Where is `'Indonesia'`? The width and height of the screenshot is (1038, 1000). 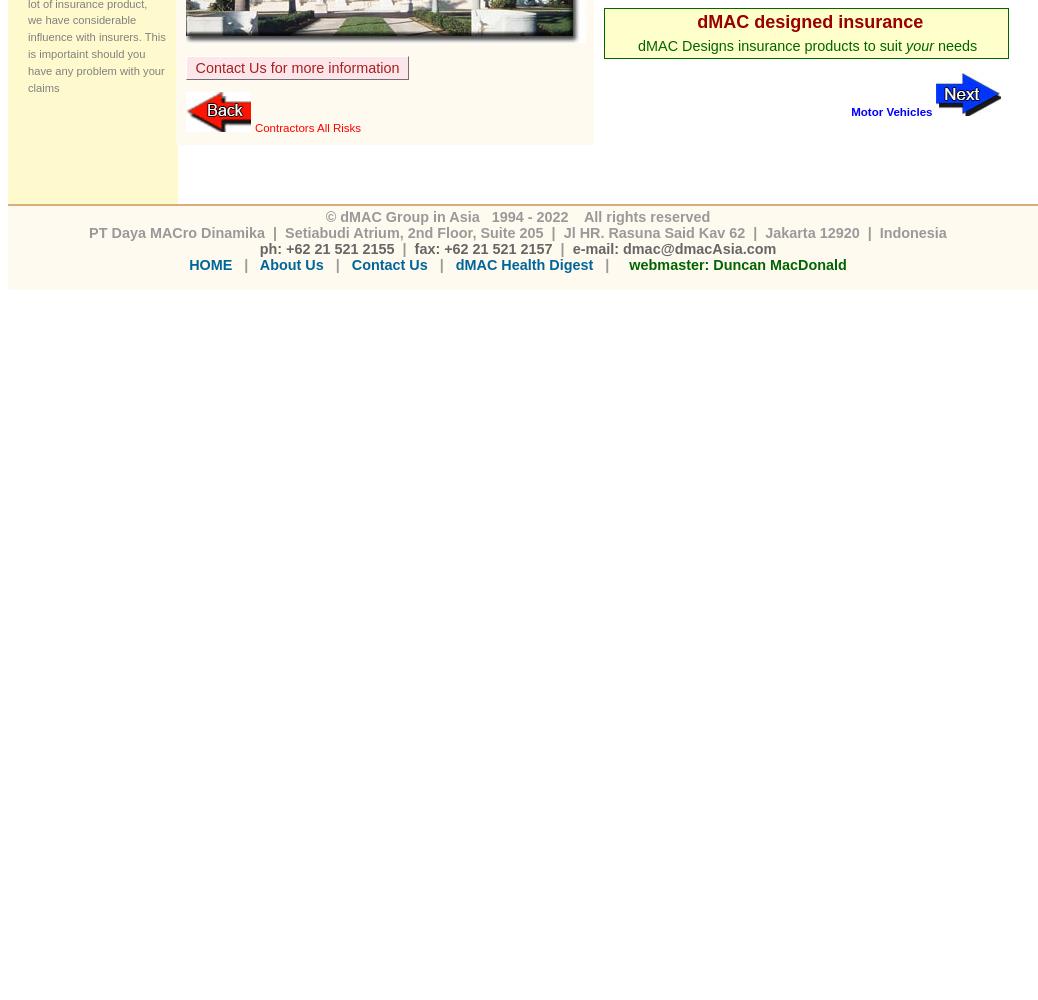
'Indonesia' is located at coordinates (910, 231).